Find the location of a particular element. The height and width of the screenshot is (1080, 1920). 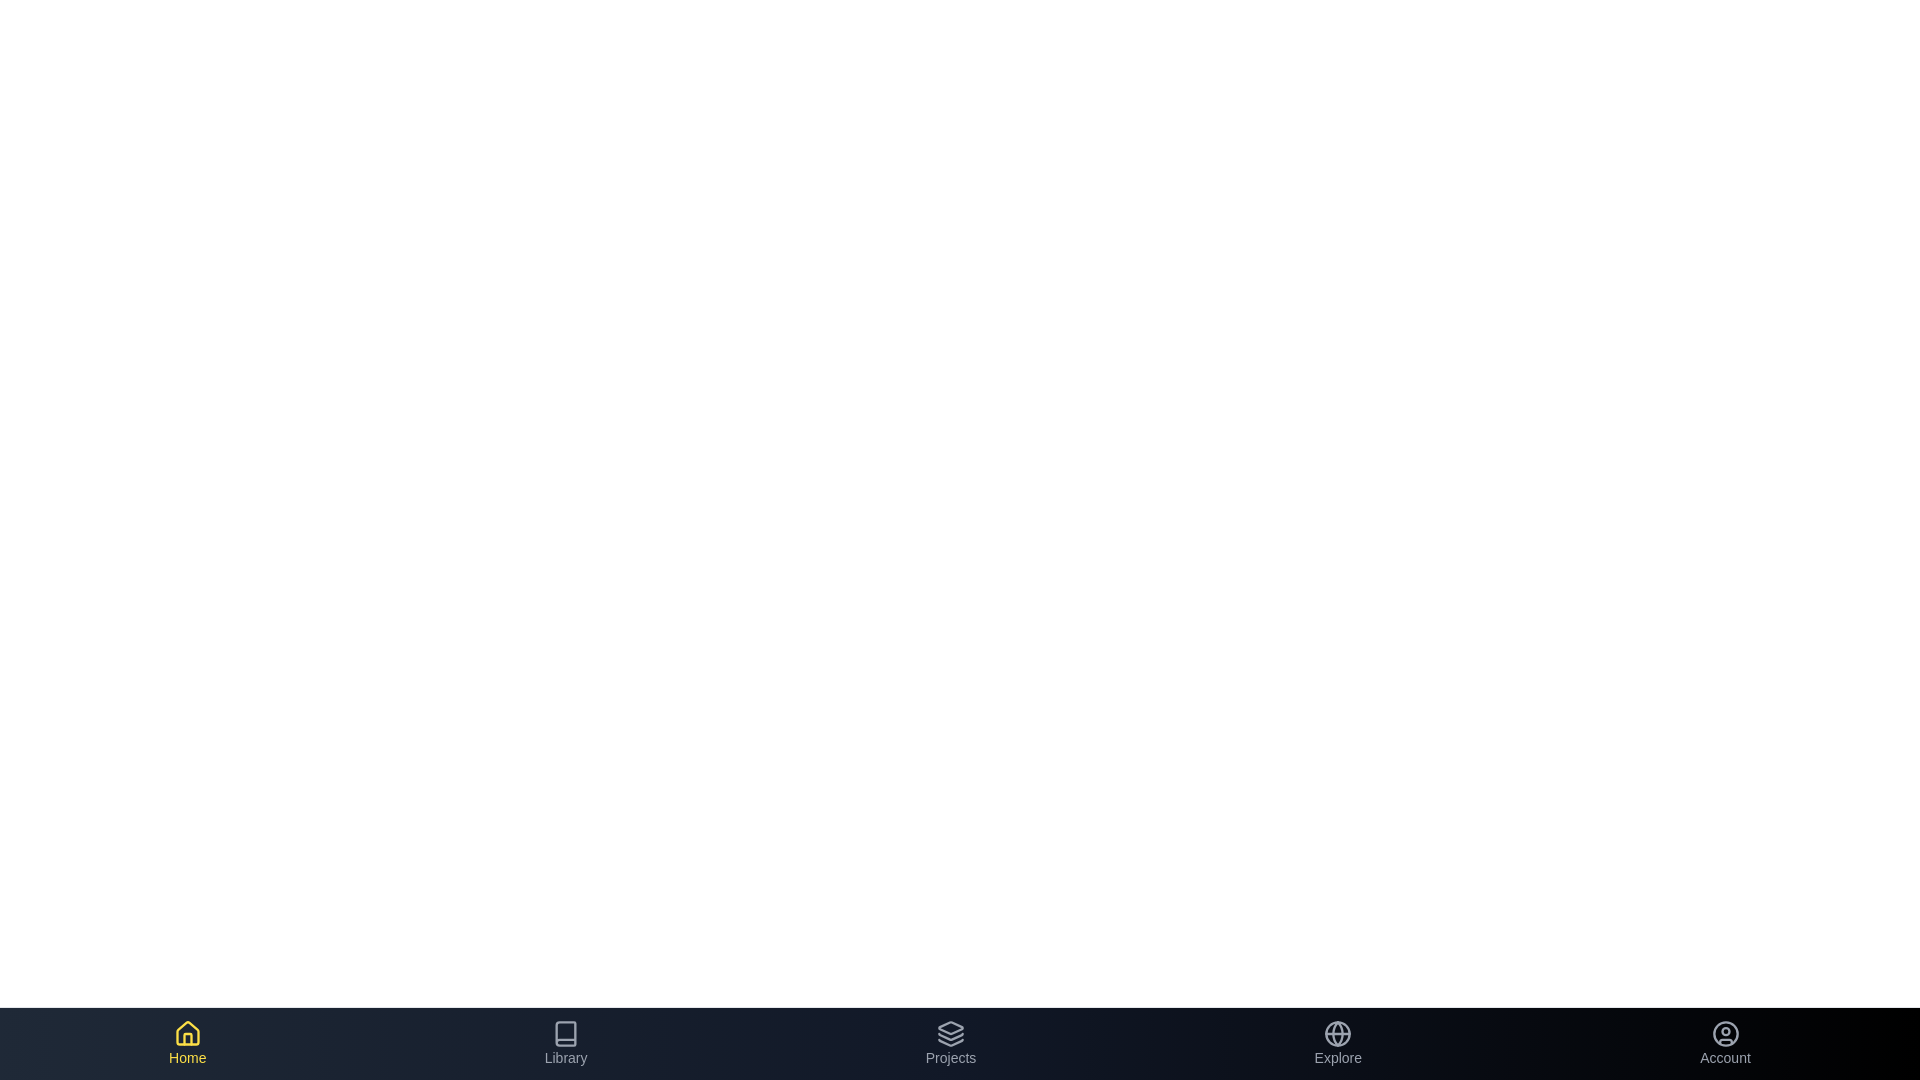

the Account tab to navigate to its section is located at coordinates (1724, 1043).